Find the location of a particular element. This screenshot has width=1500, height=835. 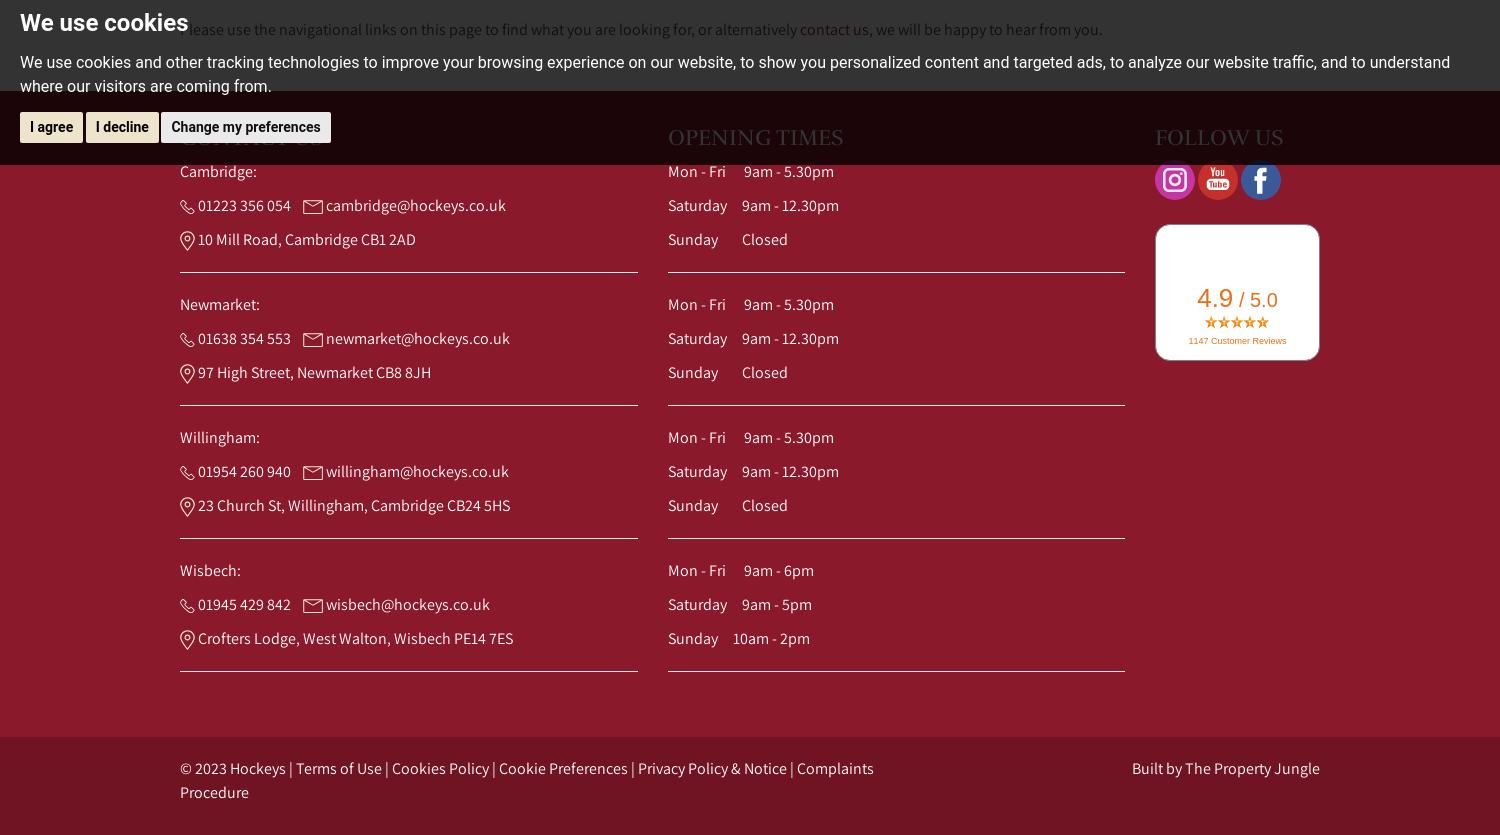

'contact us' is located at coordinates (833, 29).